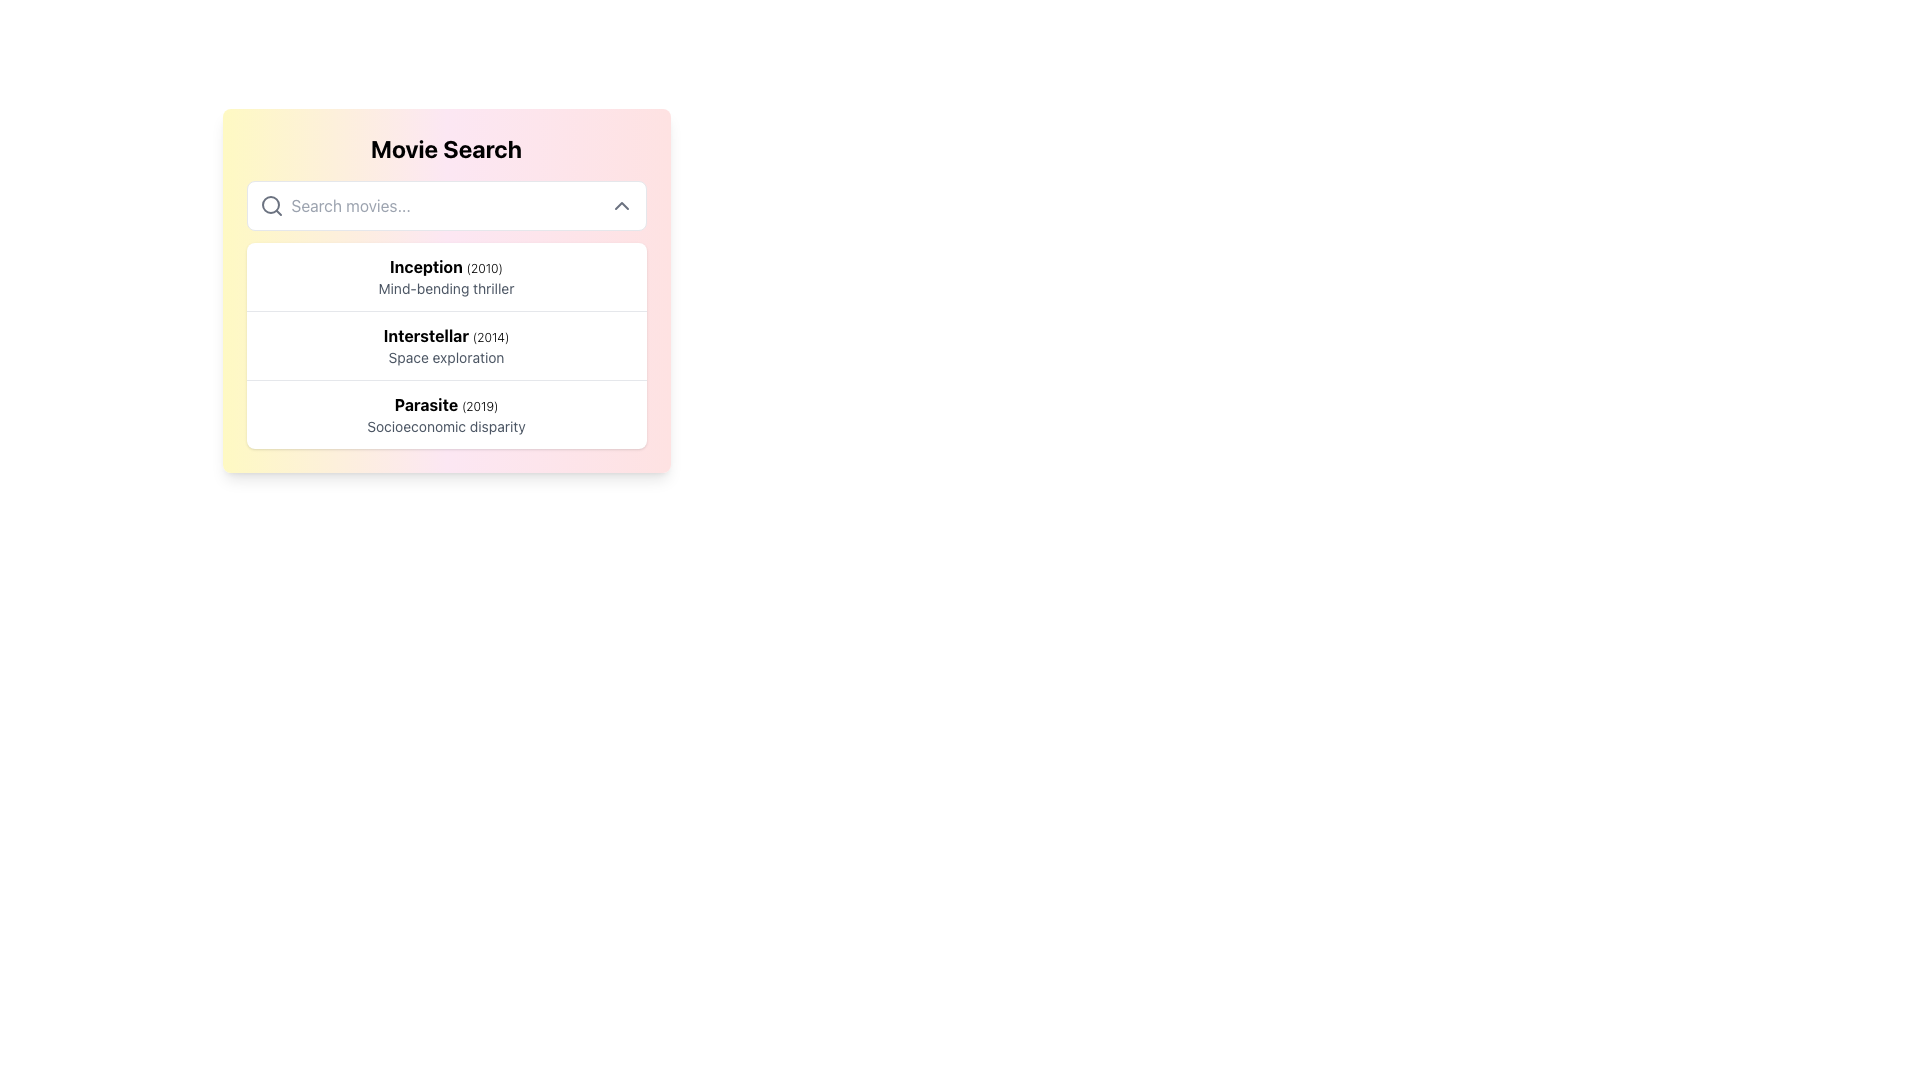 Image resolution: width=1920 pixels, height=1080 pixels. I want to click on the textual content 'Mind-bending thriller' displayed in a smaller font size and lighter gray color, so click(445, 289).